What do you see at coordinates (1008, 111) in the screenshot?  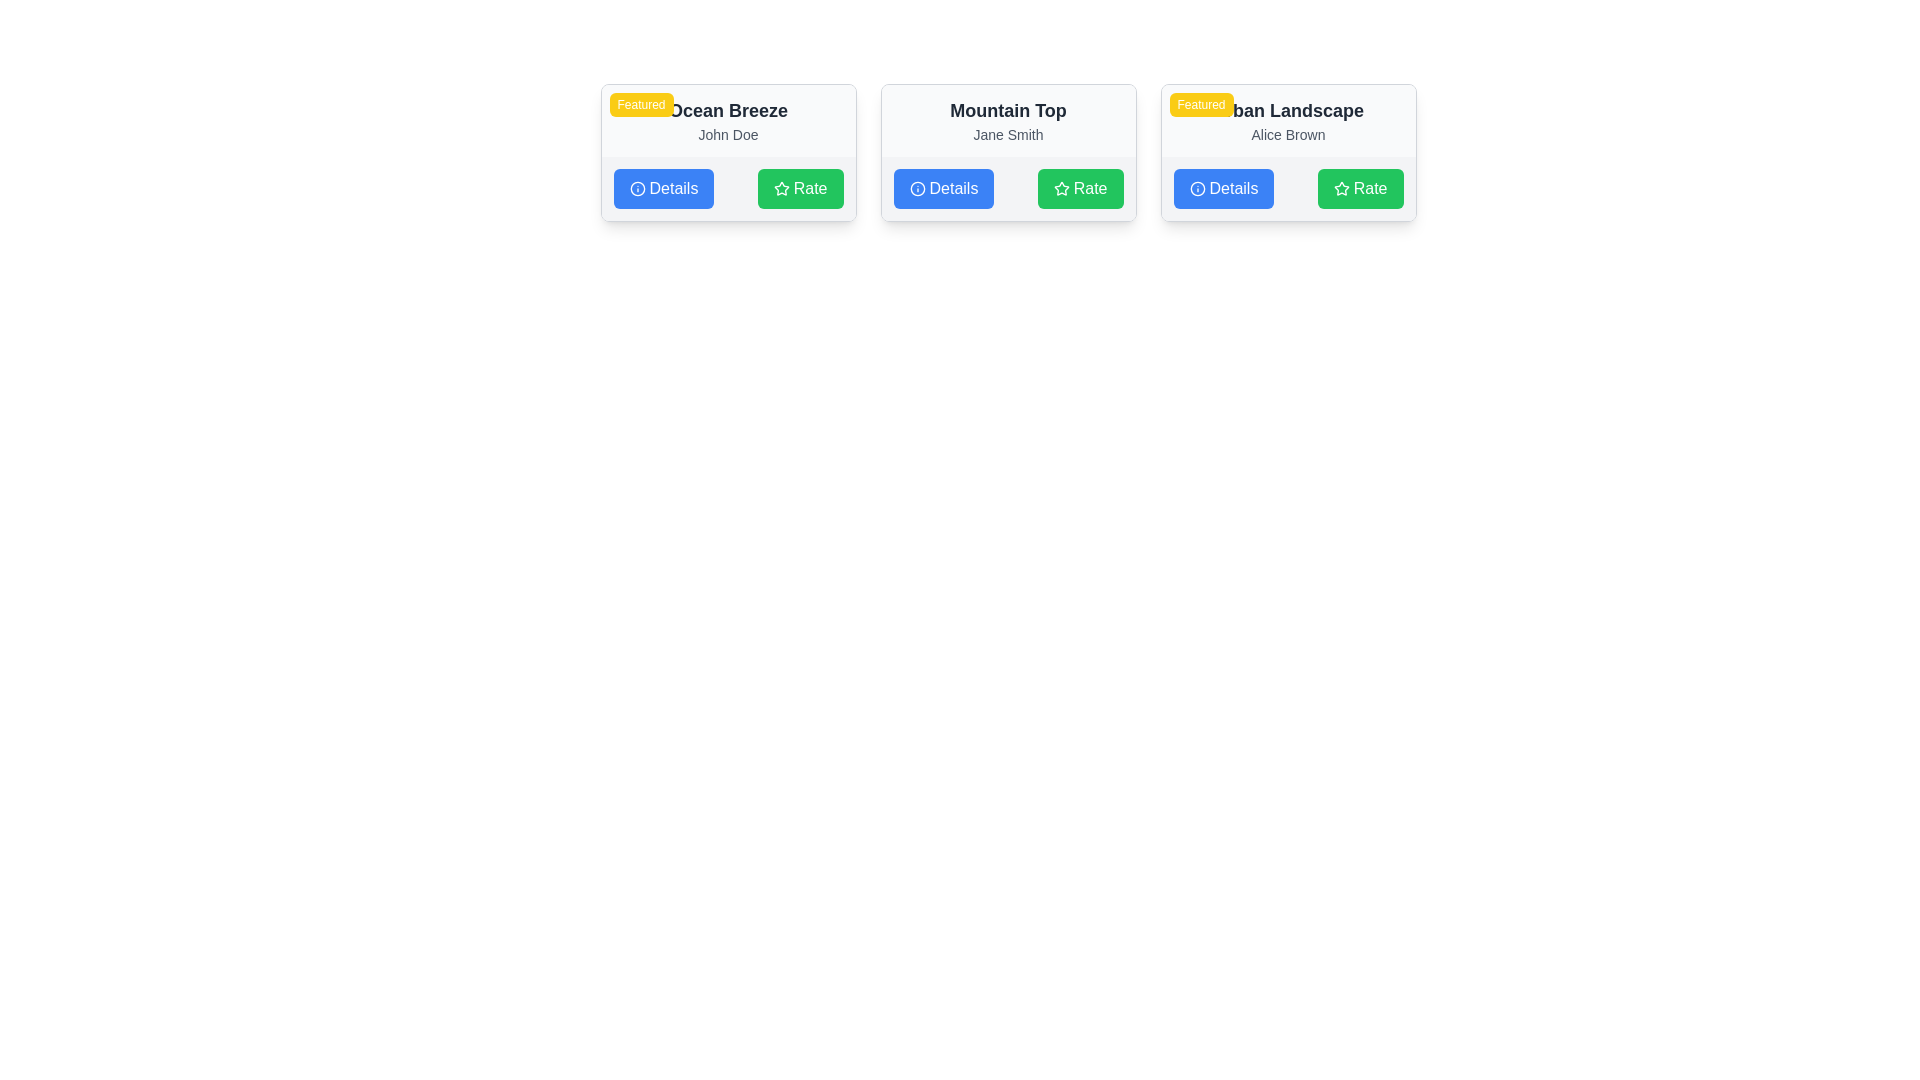 I see `the text label displaying 'Mountain Top' in bold, large, dark gray font, located at the upper section of the middle card` at bounding box center [1008, 111].